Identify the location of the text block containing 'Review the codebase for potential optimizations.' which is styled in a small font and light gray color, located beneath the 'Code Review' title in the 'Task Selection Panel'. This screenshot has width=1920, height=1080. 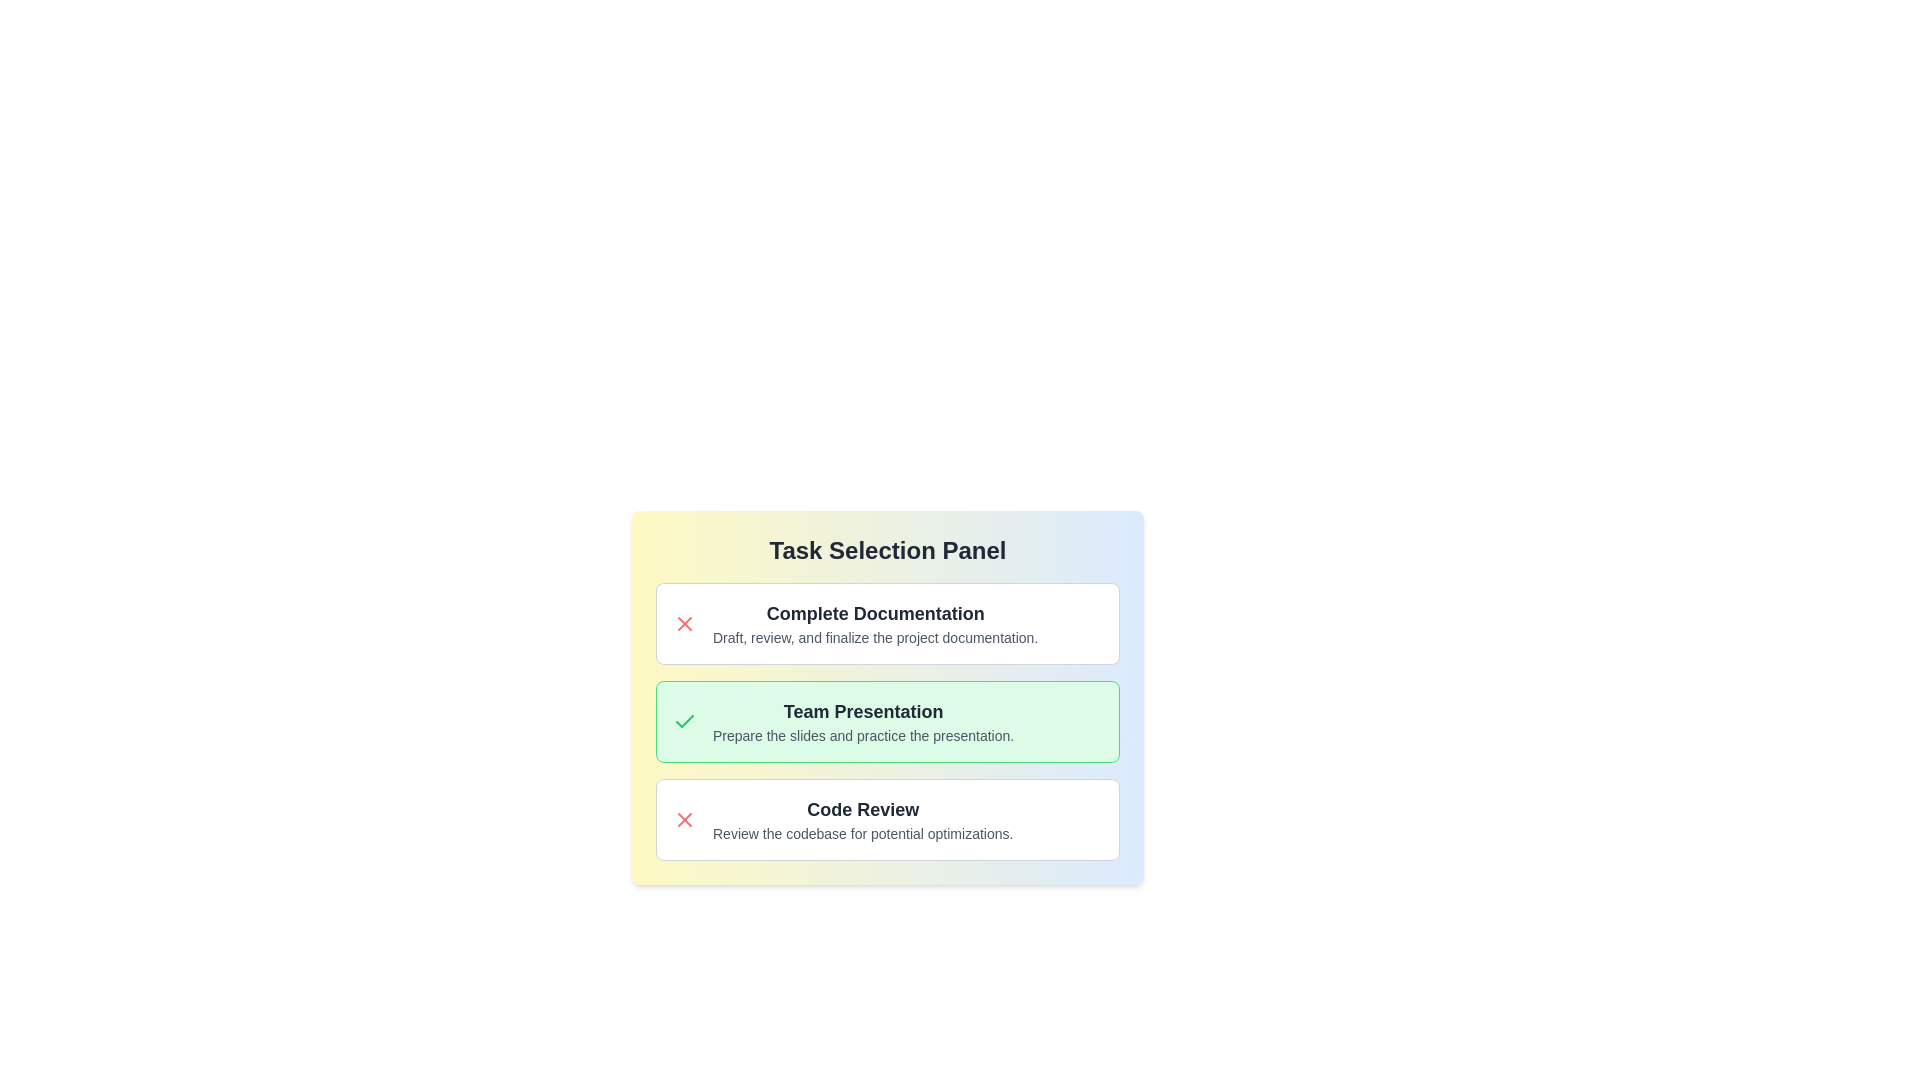
(863, 833).